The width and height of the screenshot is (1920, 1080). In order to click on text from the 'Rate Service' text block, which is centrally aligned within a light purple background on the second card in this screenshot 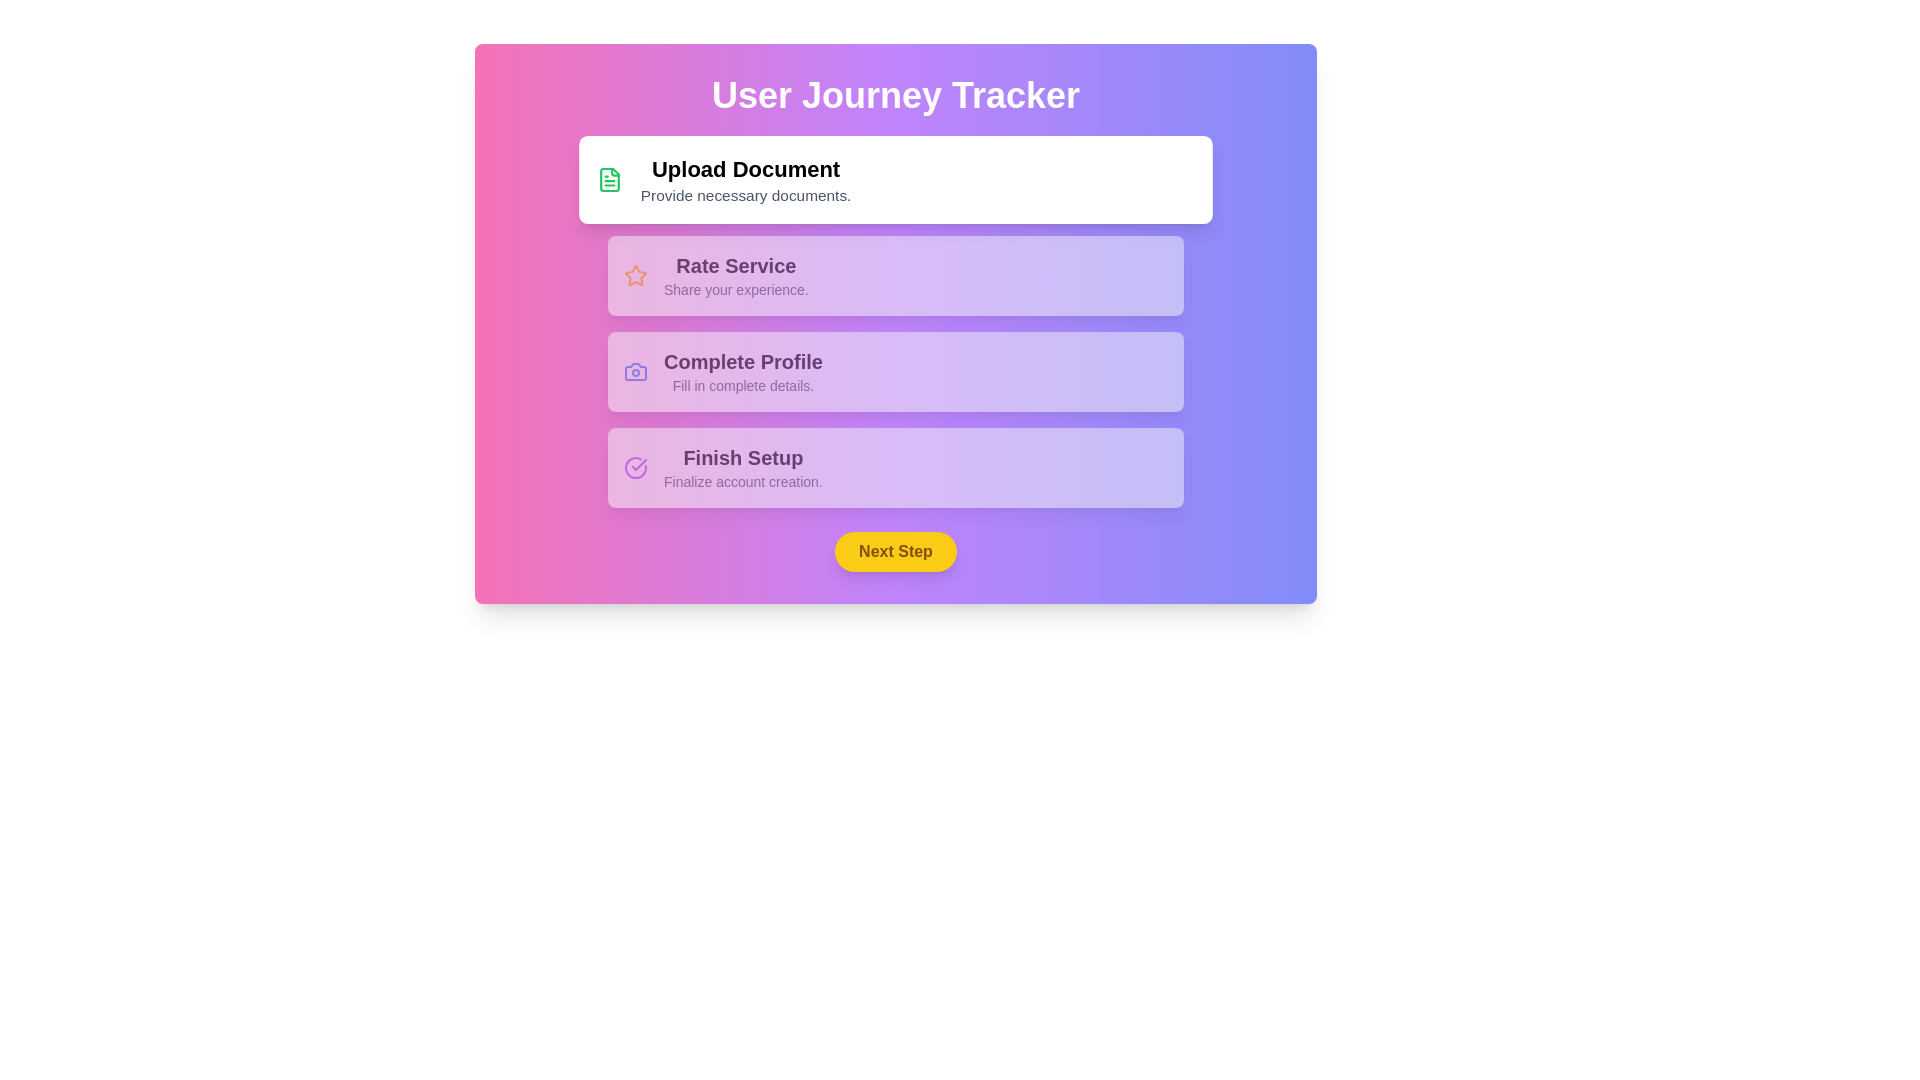, I will do `click(735, 276)`.